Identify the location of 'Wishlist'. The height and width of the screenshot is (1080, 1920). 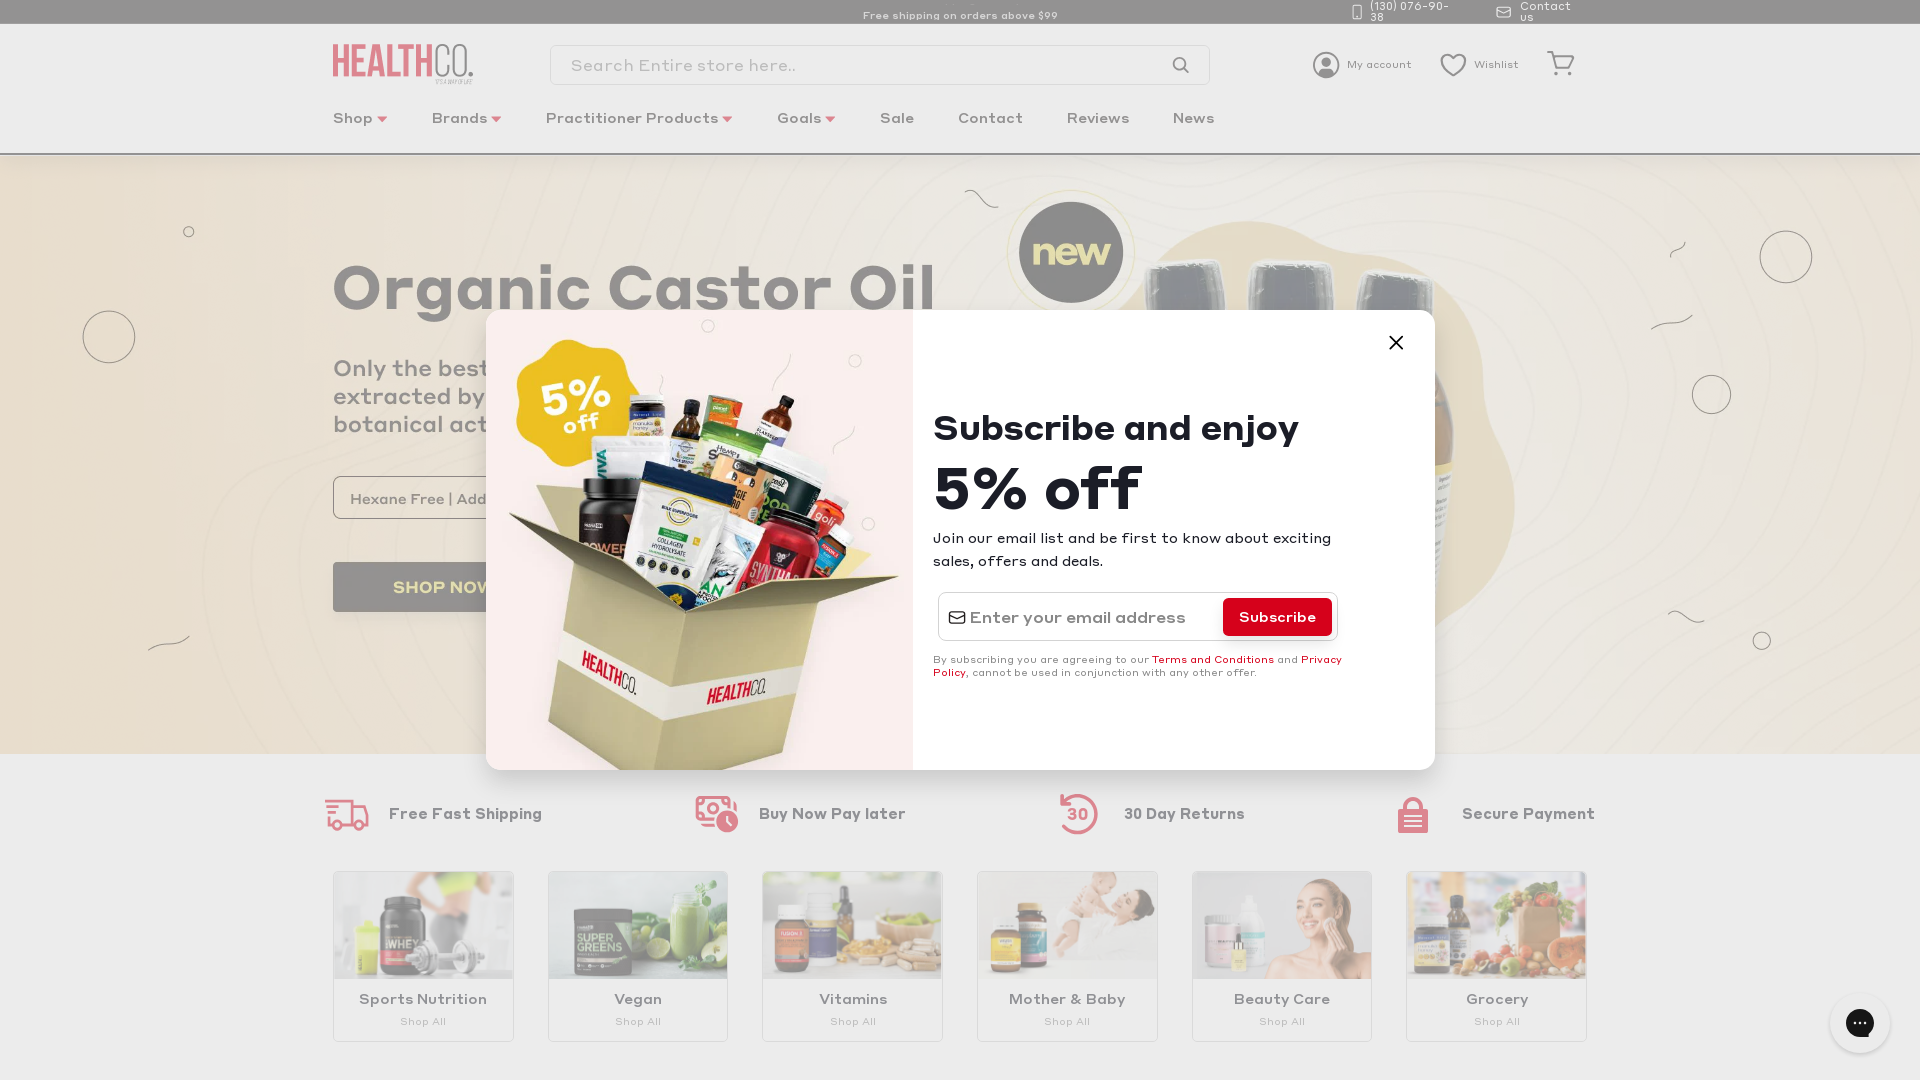
(1478, 63).